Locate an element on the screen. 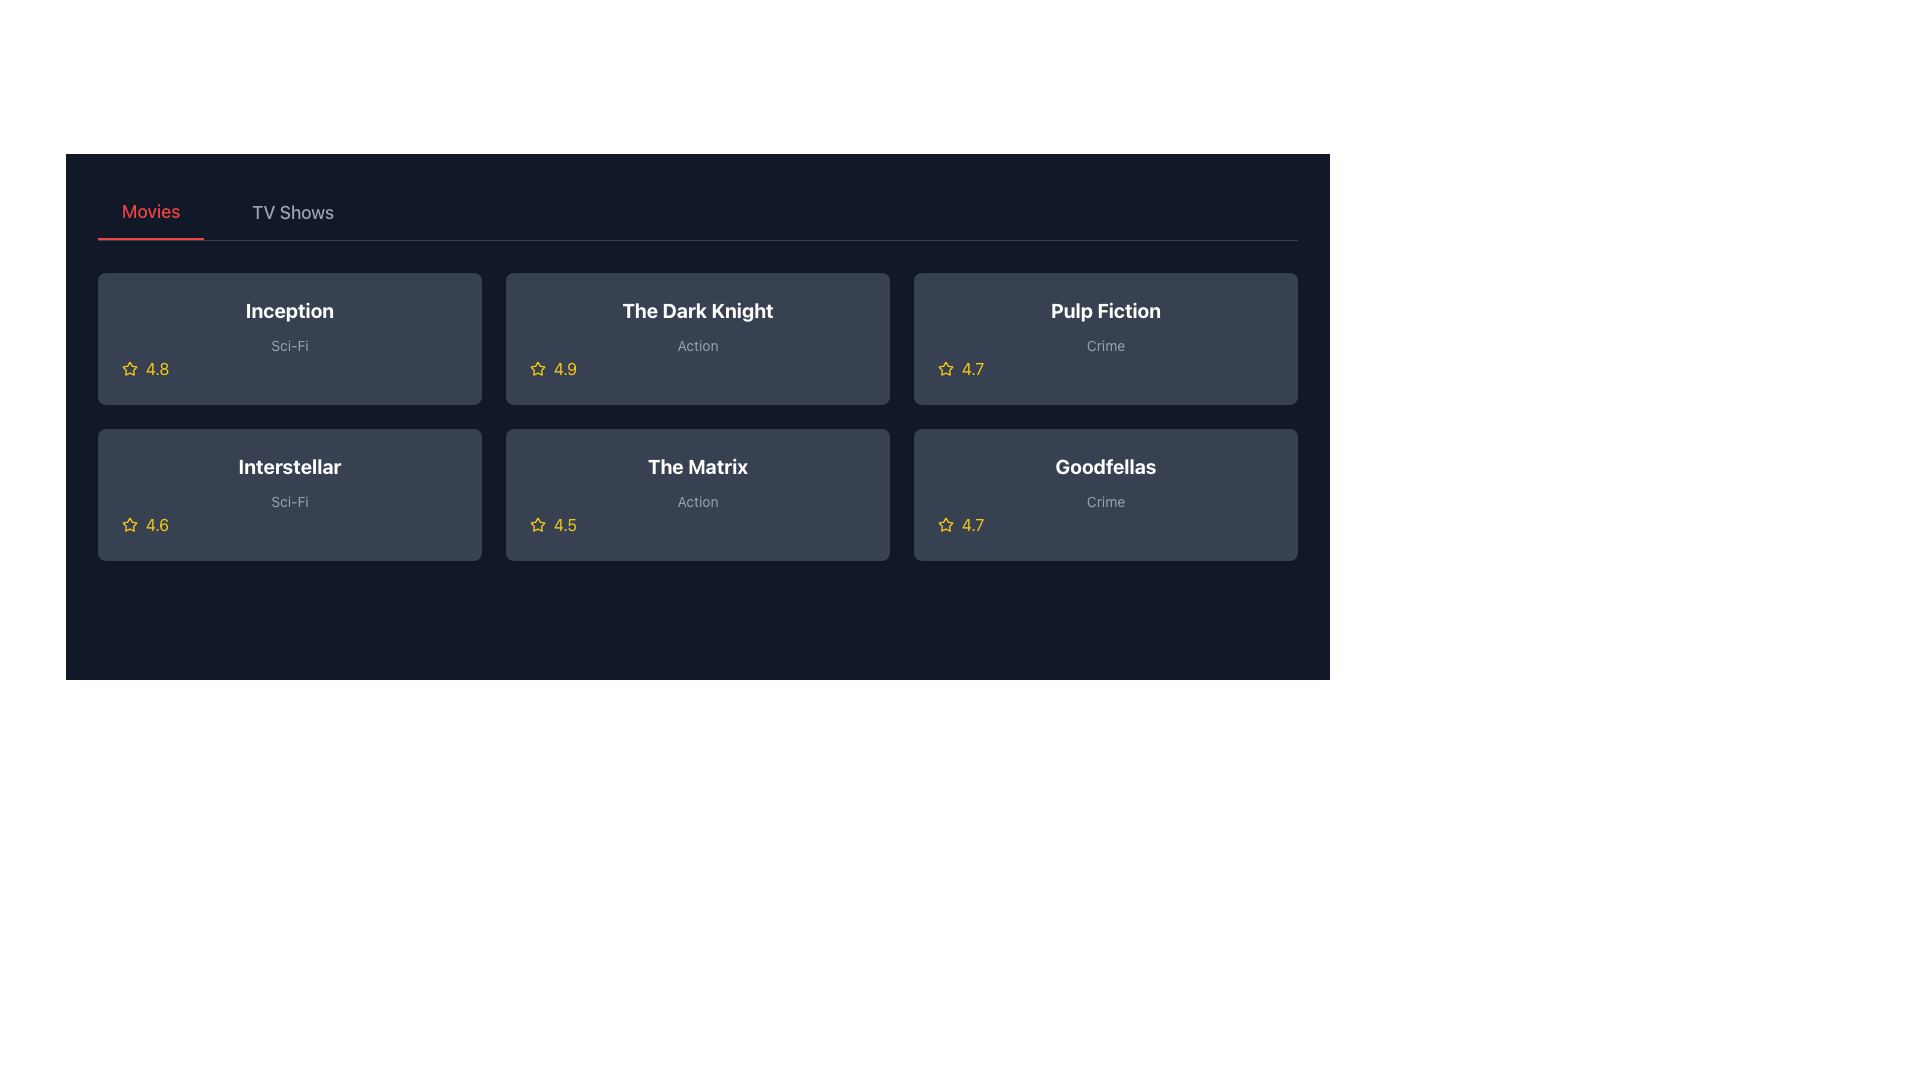 The image size is (1920, 1080). the Informational icon, which is a circular icon with a distinct inner 'i' shape is located at coordinates (1104, 494).